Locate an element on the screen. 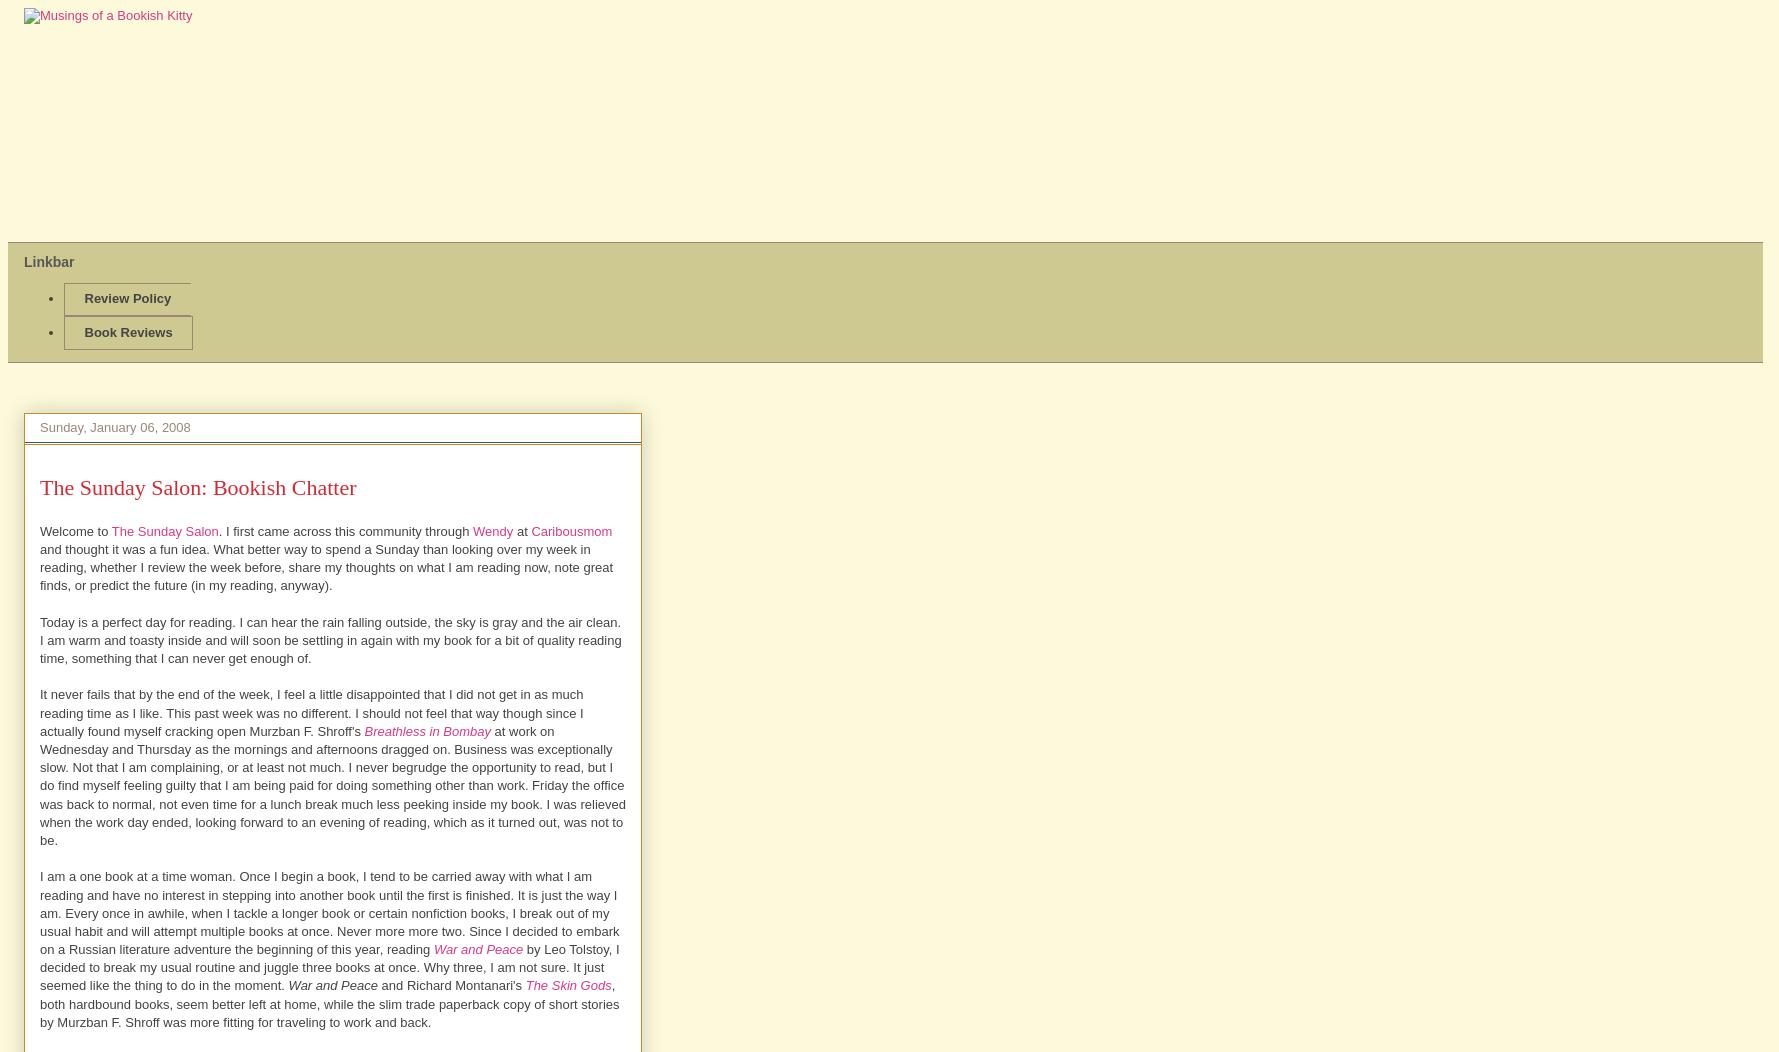 Image resolution: width=1779 pixels, height=1052 pixels. 'Sunday, January 06, 2008' is located at coordinates (40, 426).